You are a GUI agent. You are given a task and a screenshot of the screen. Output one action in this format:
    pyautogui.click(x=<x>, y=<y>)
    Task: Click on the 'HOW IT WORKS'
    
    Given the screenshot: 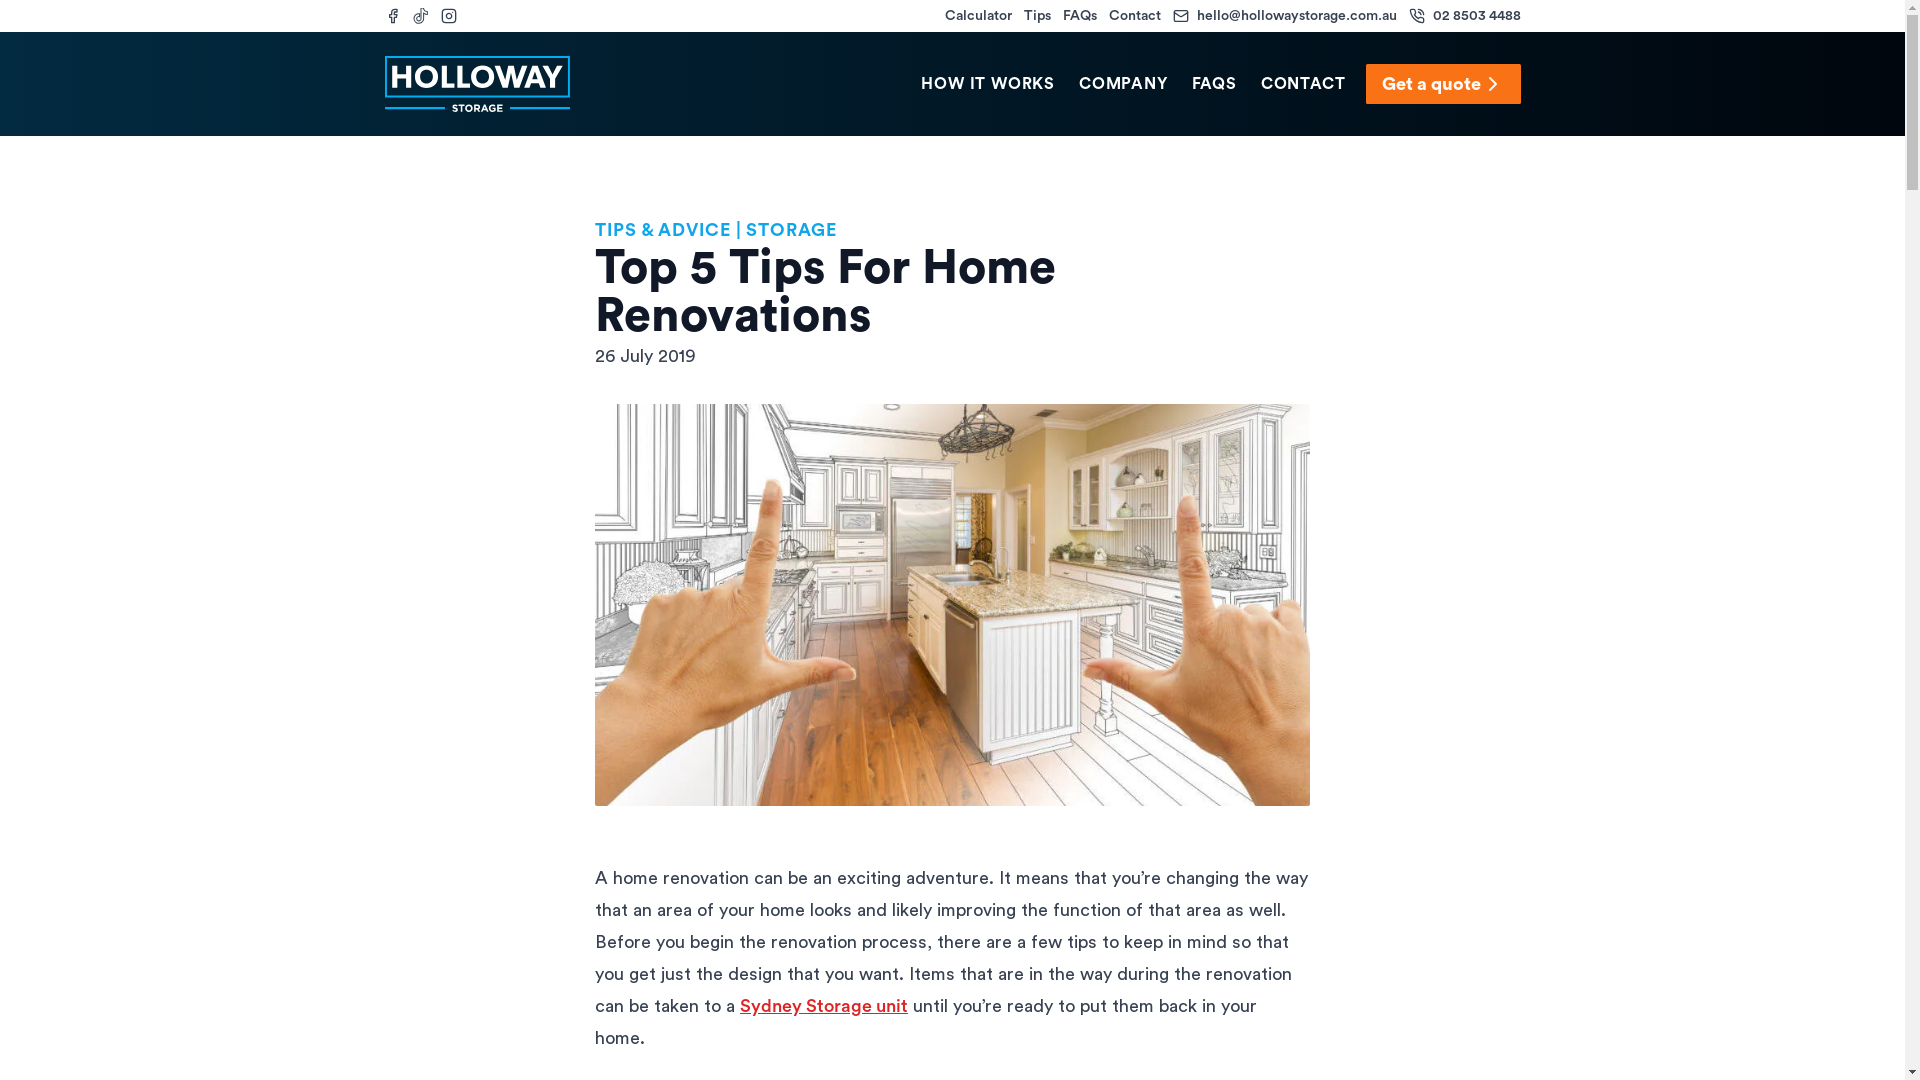 What is the action you would take?
    pyautogui.click(x=988, y=83)
    